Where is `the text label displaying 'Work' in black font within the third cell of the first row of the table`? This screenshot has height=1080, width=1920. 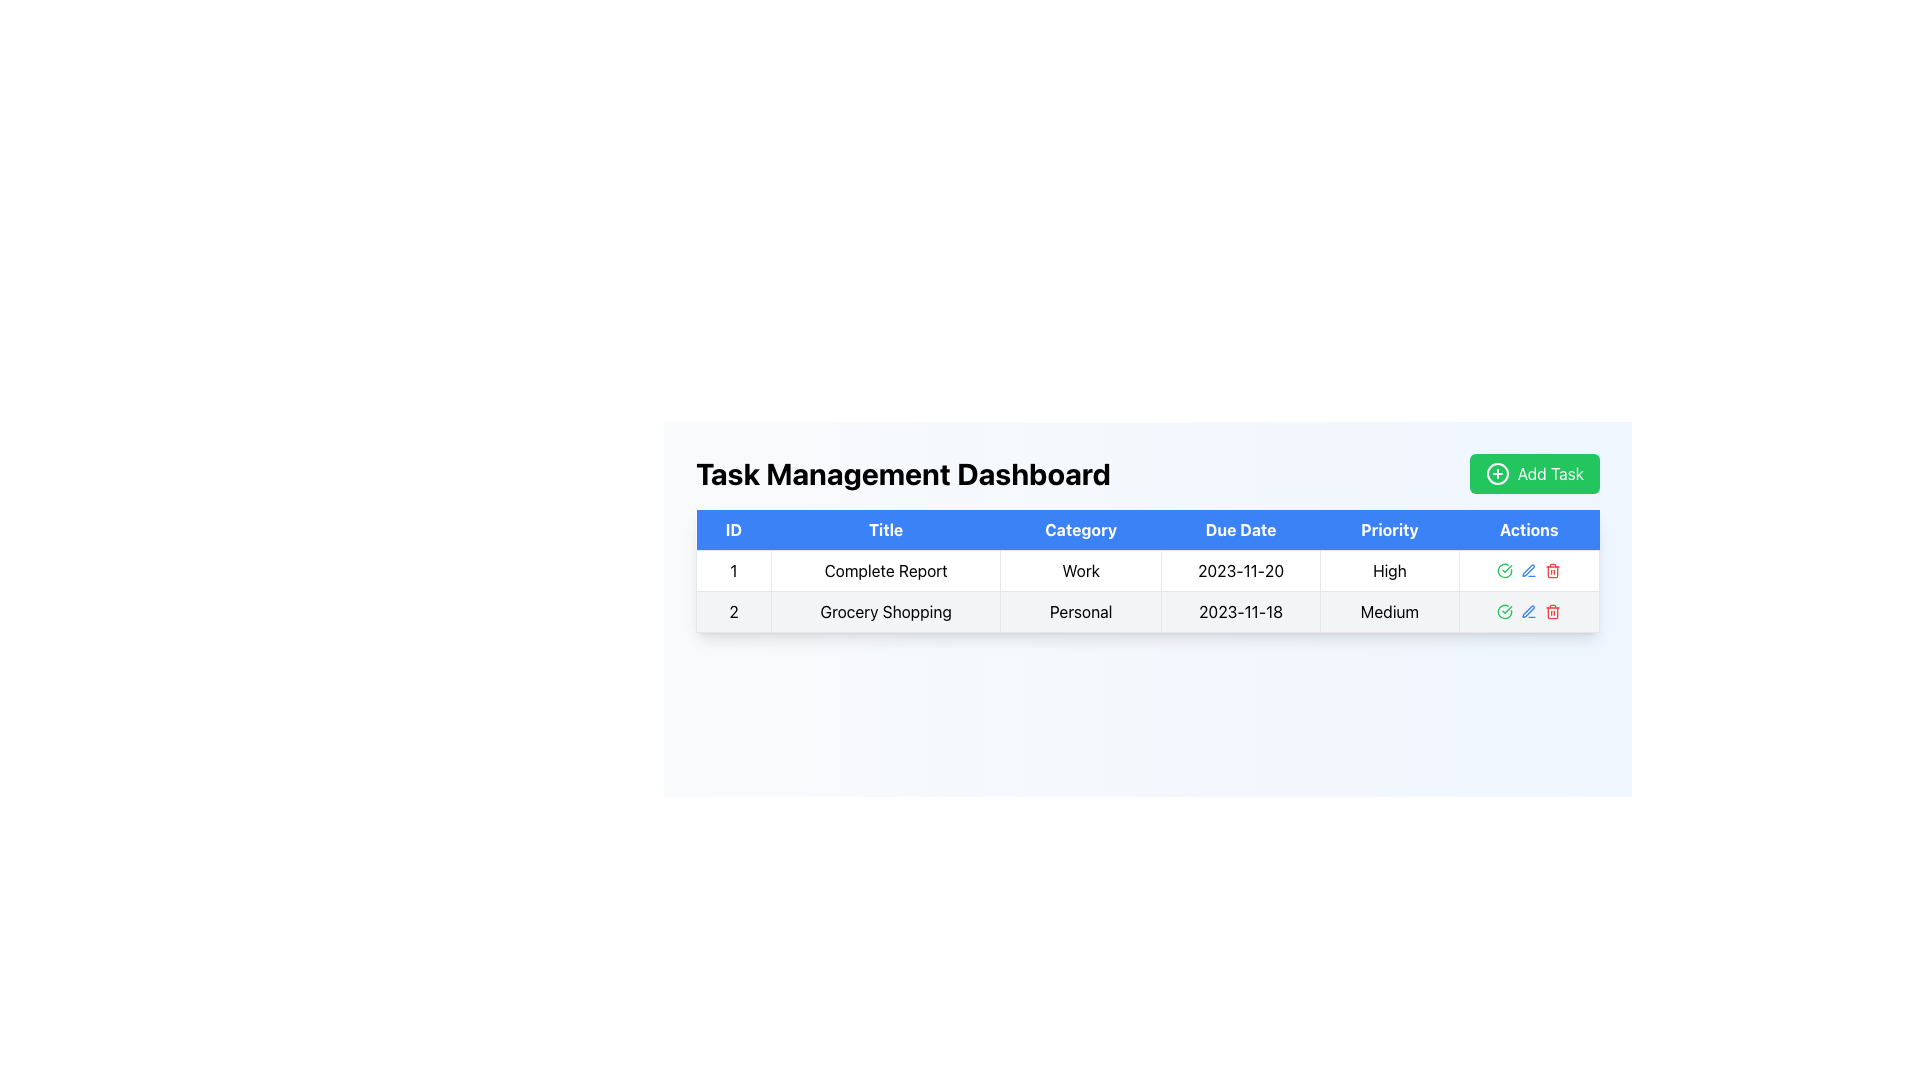 the text label displaying 'Work' in black font within the third cell of the first row of the table is located at coordinates (1080, 570).